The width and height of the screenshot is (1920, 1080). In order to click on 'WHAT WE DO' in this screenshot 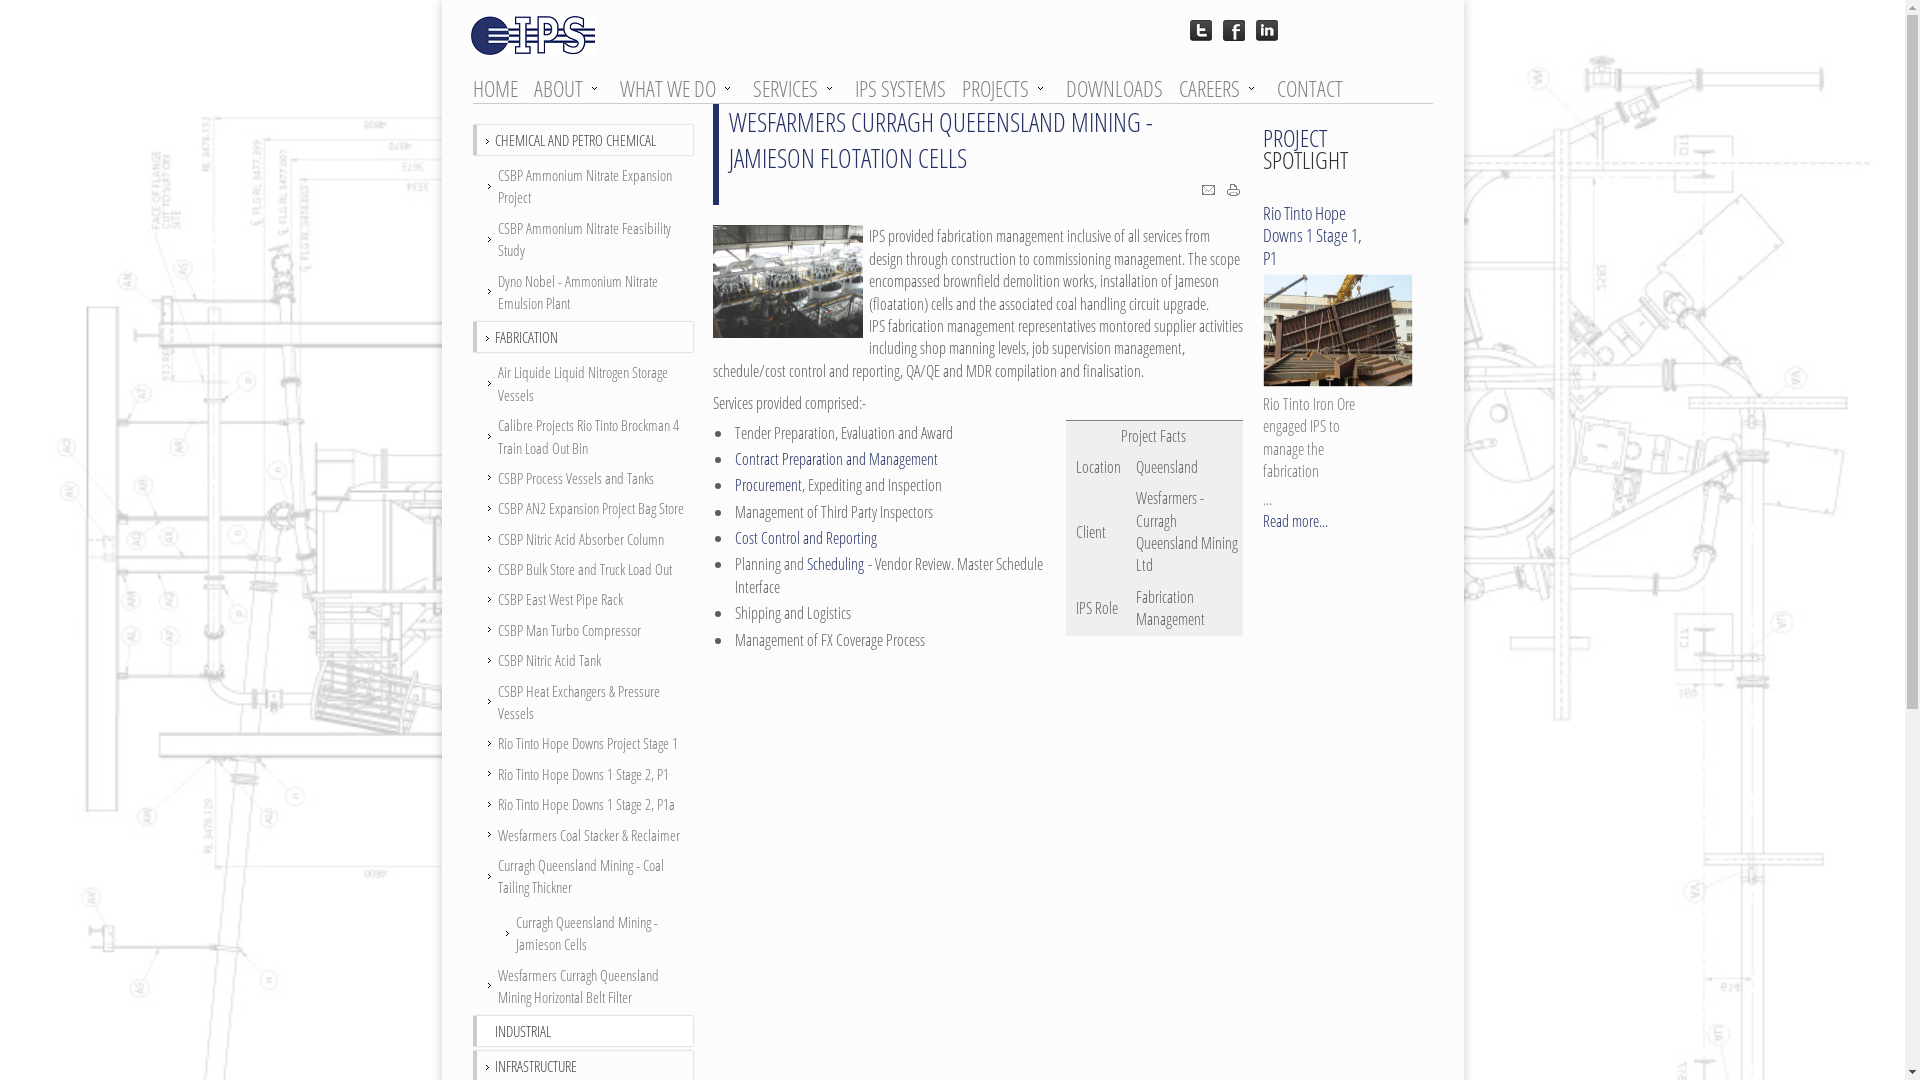, I will do `click(676, 87)`.